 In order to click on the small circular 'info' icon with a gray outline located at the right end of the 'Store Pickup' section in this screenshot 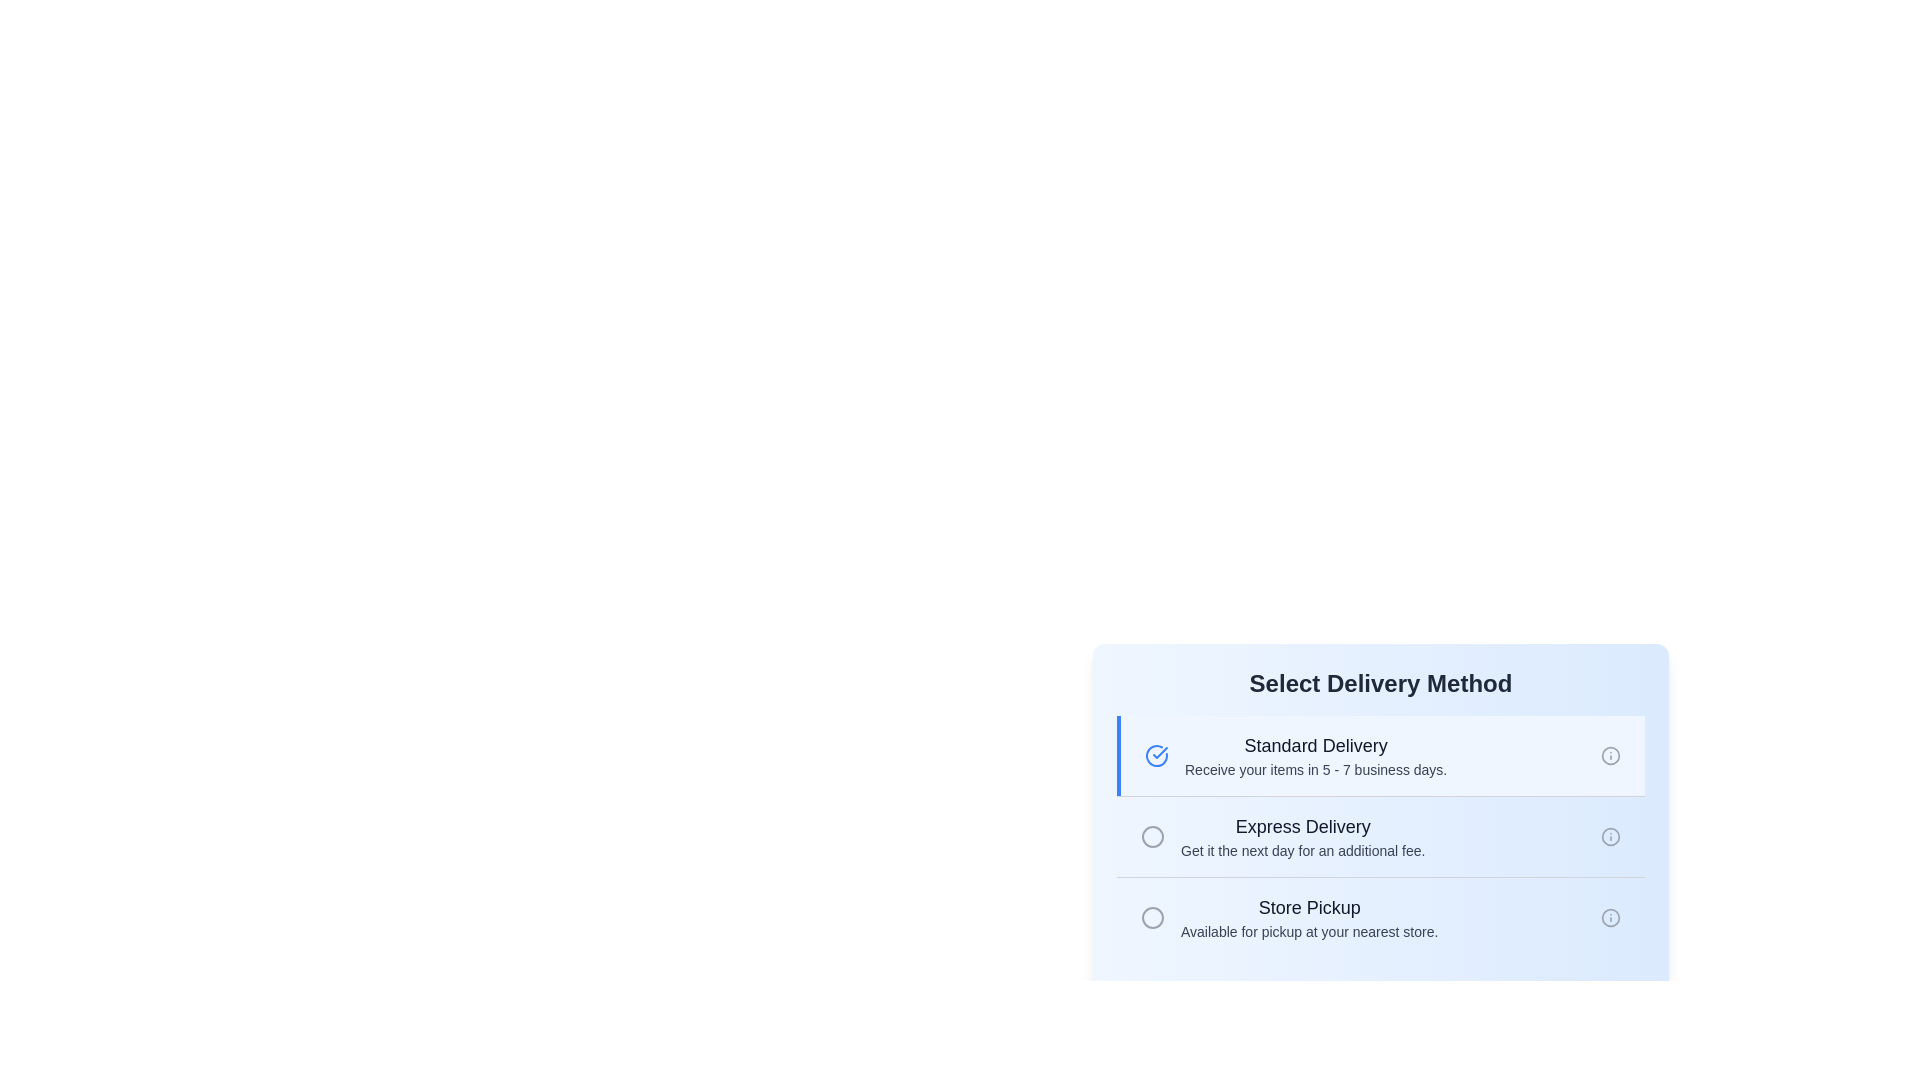, I will do `click(1611, 918)`.